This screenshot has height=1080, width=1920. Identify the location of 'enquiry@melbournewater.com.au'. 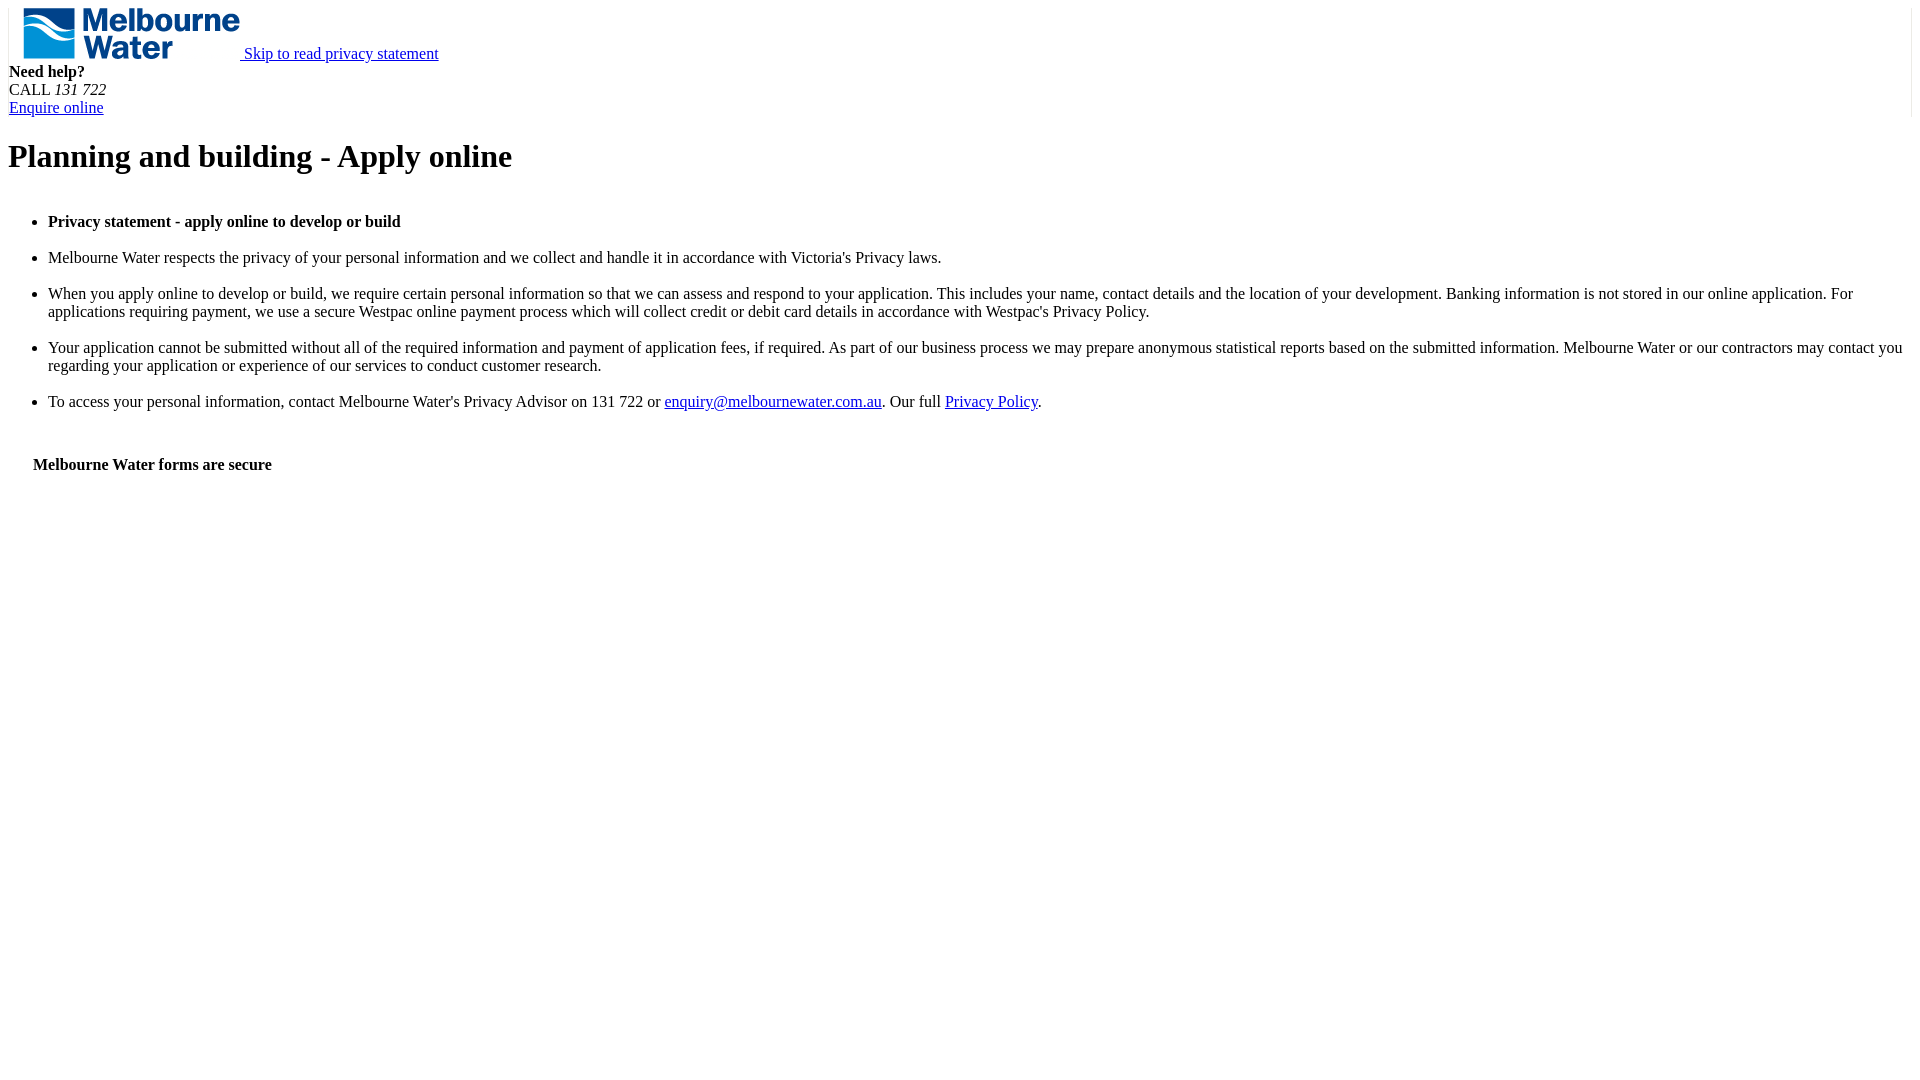
(771, 401).